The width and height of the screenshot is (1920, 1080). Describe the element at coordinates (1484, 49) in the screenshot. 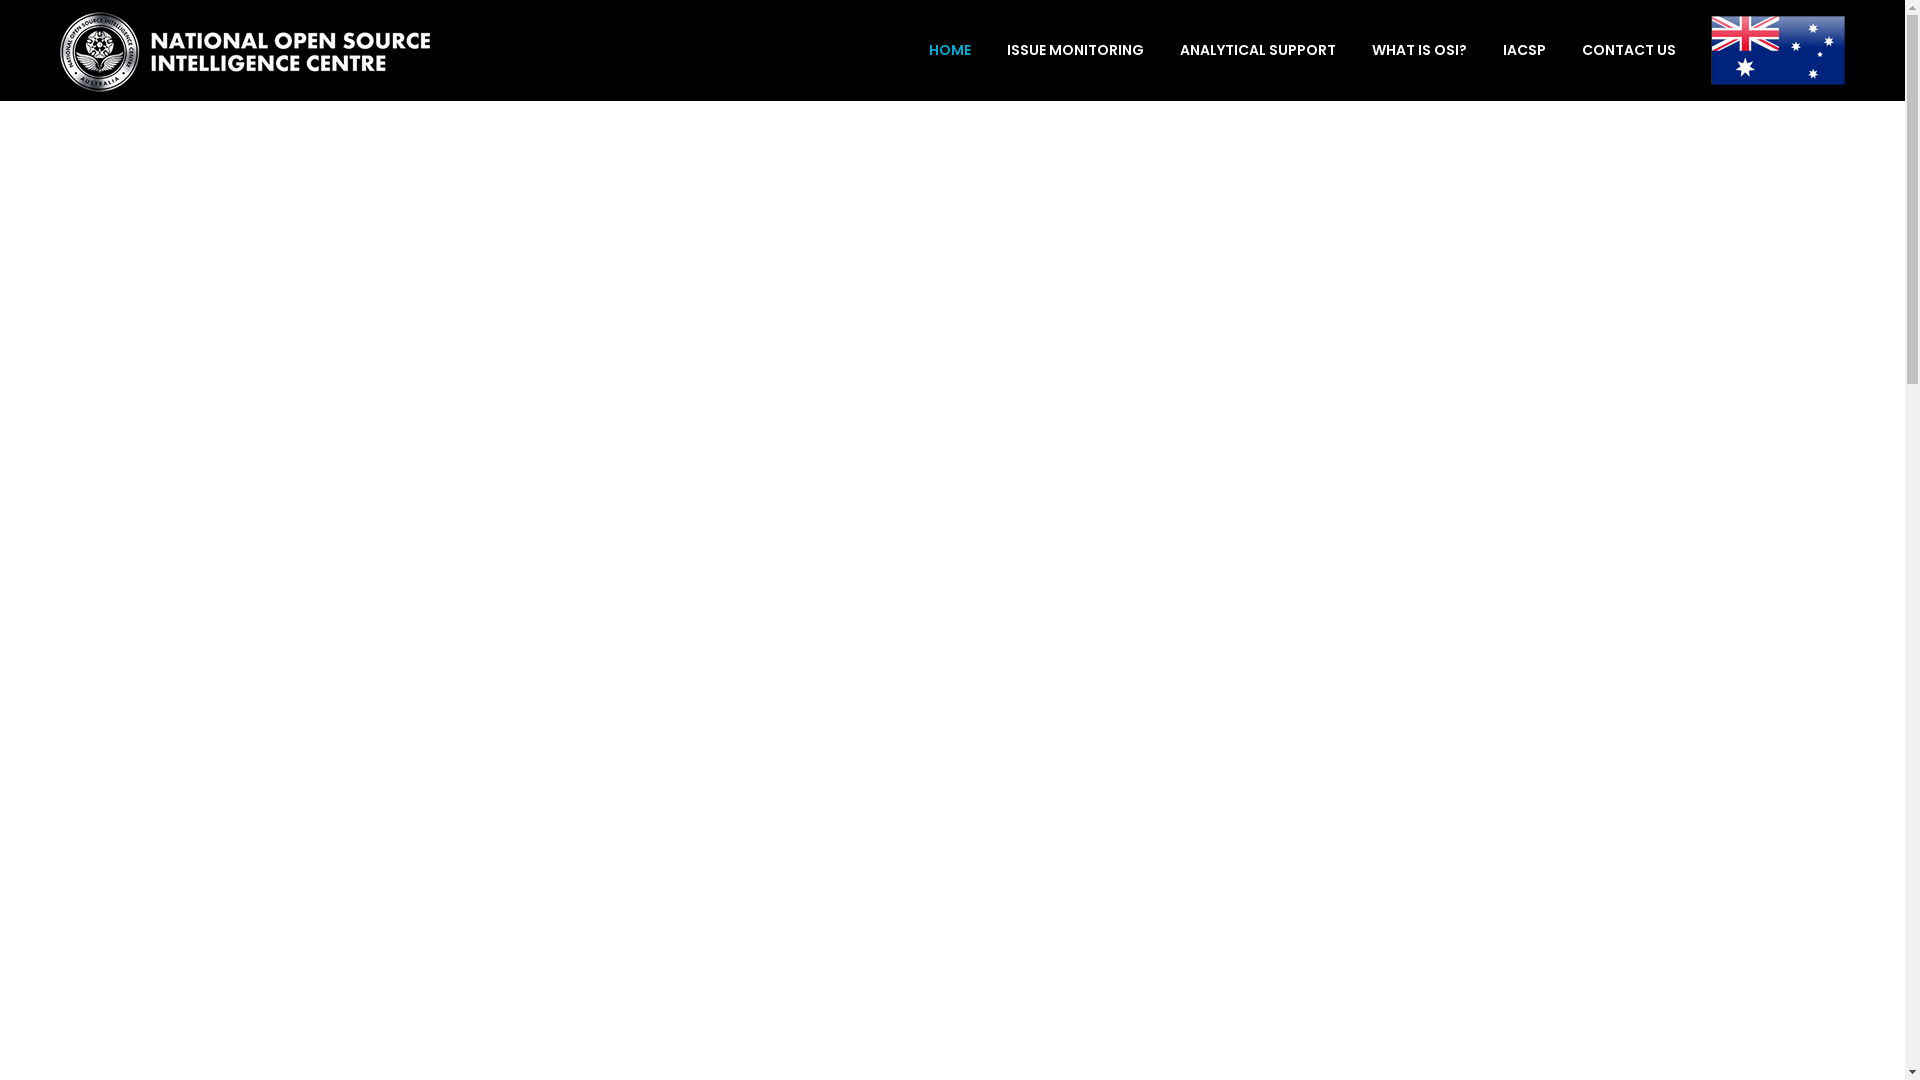

I see `'IACSP'` at that location.